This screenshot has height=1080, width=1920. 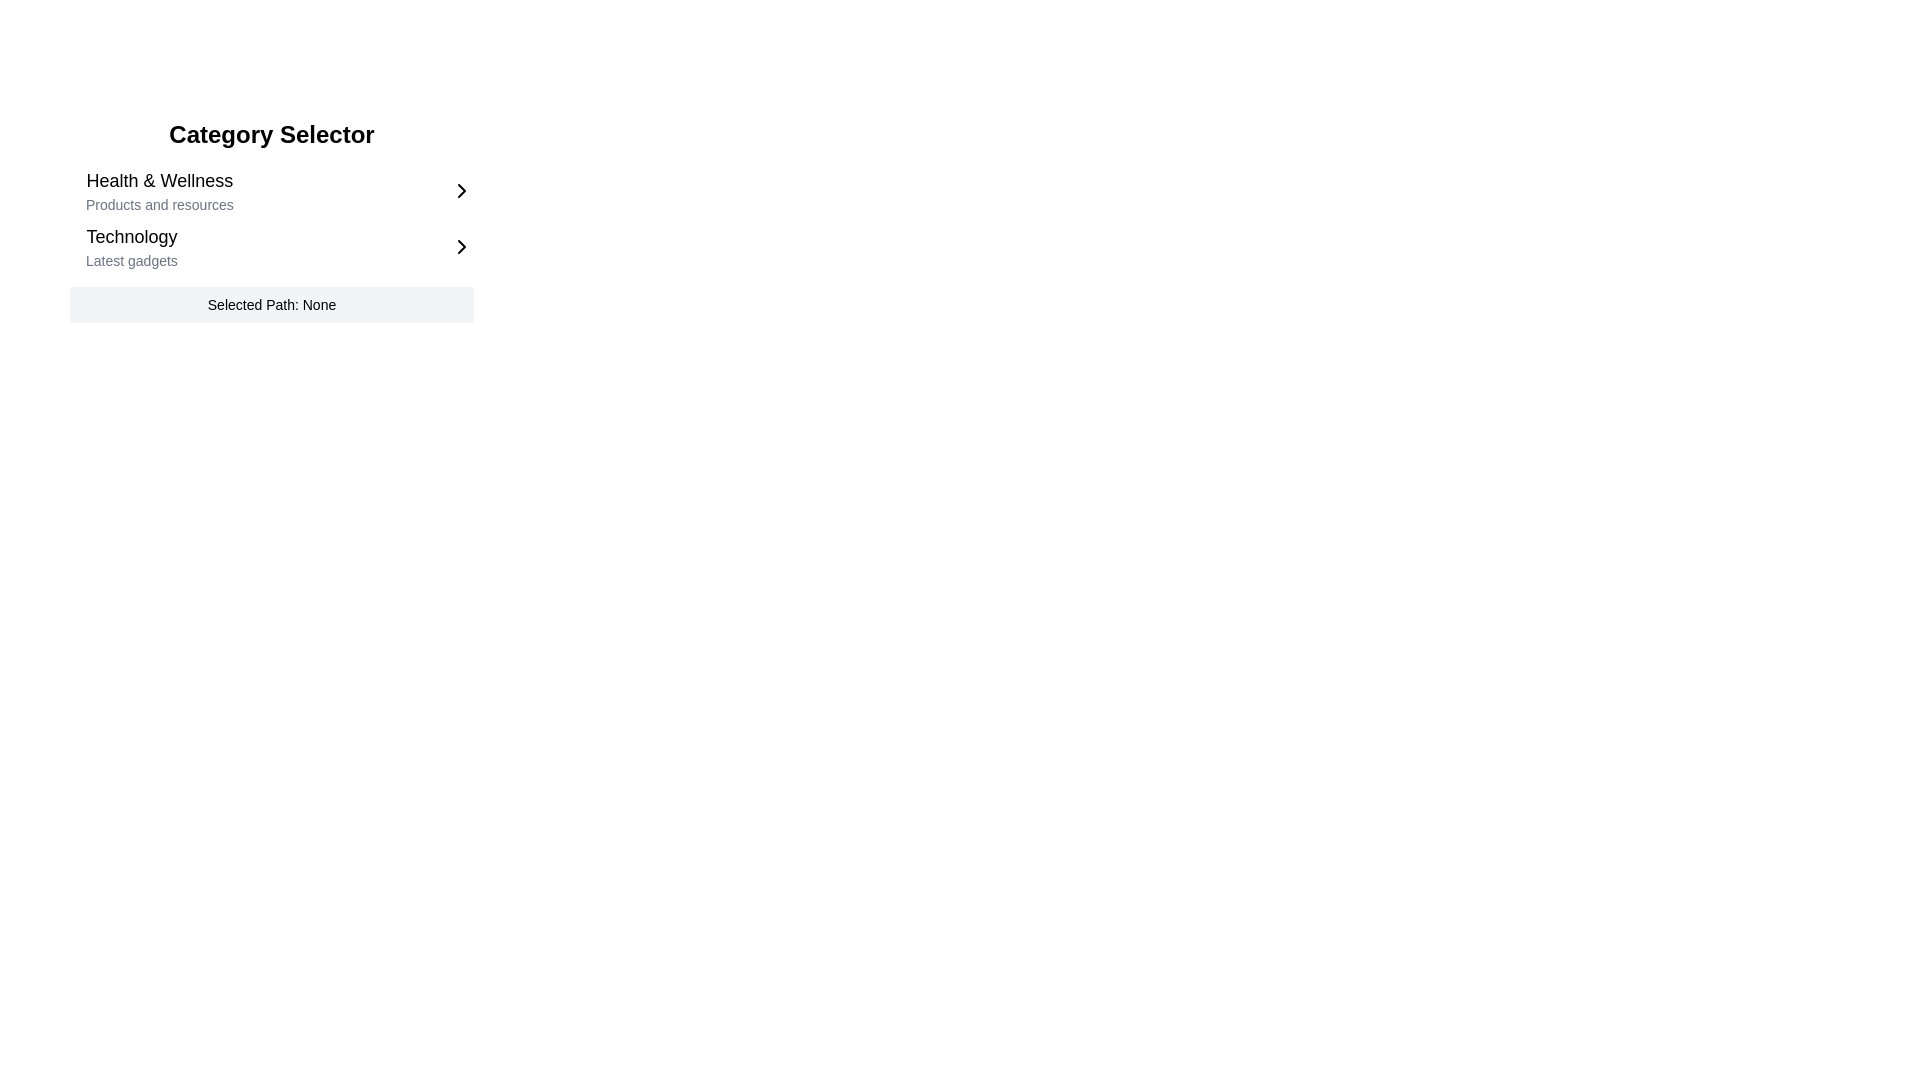 What do you see at coordinates (158, 191) in the screenshot?
I see `descriptive text element labeled 'Health & Wellness' located under the 'Category Selector' title, which is part of a clickable list item` at bounding box center [158, 191].